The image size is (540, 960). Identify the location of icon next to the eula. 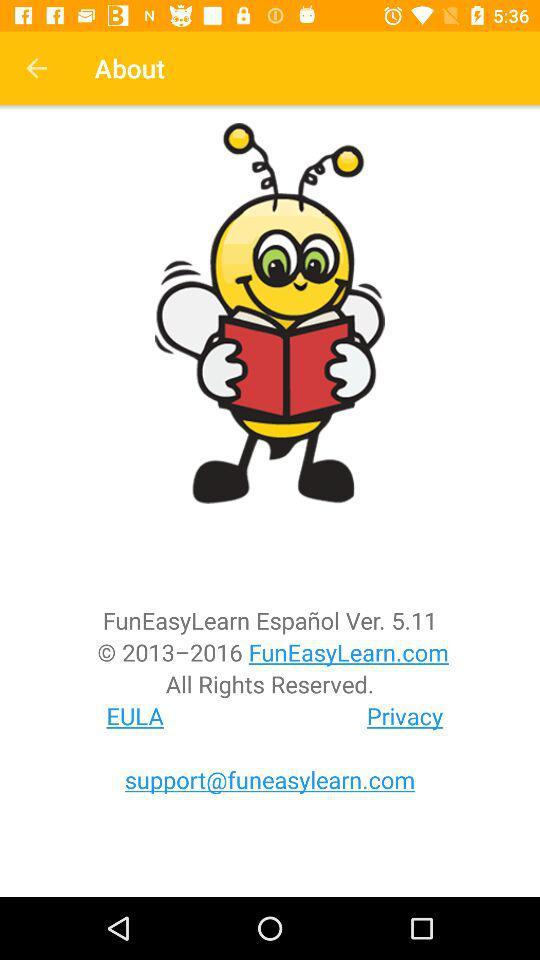
(405, 716).